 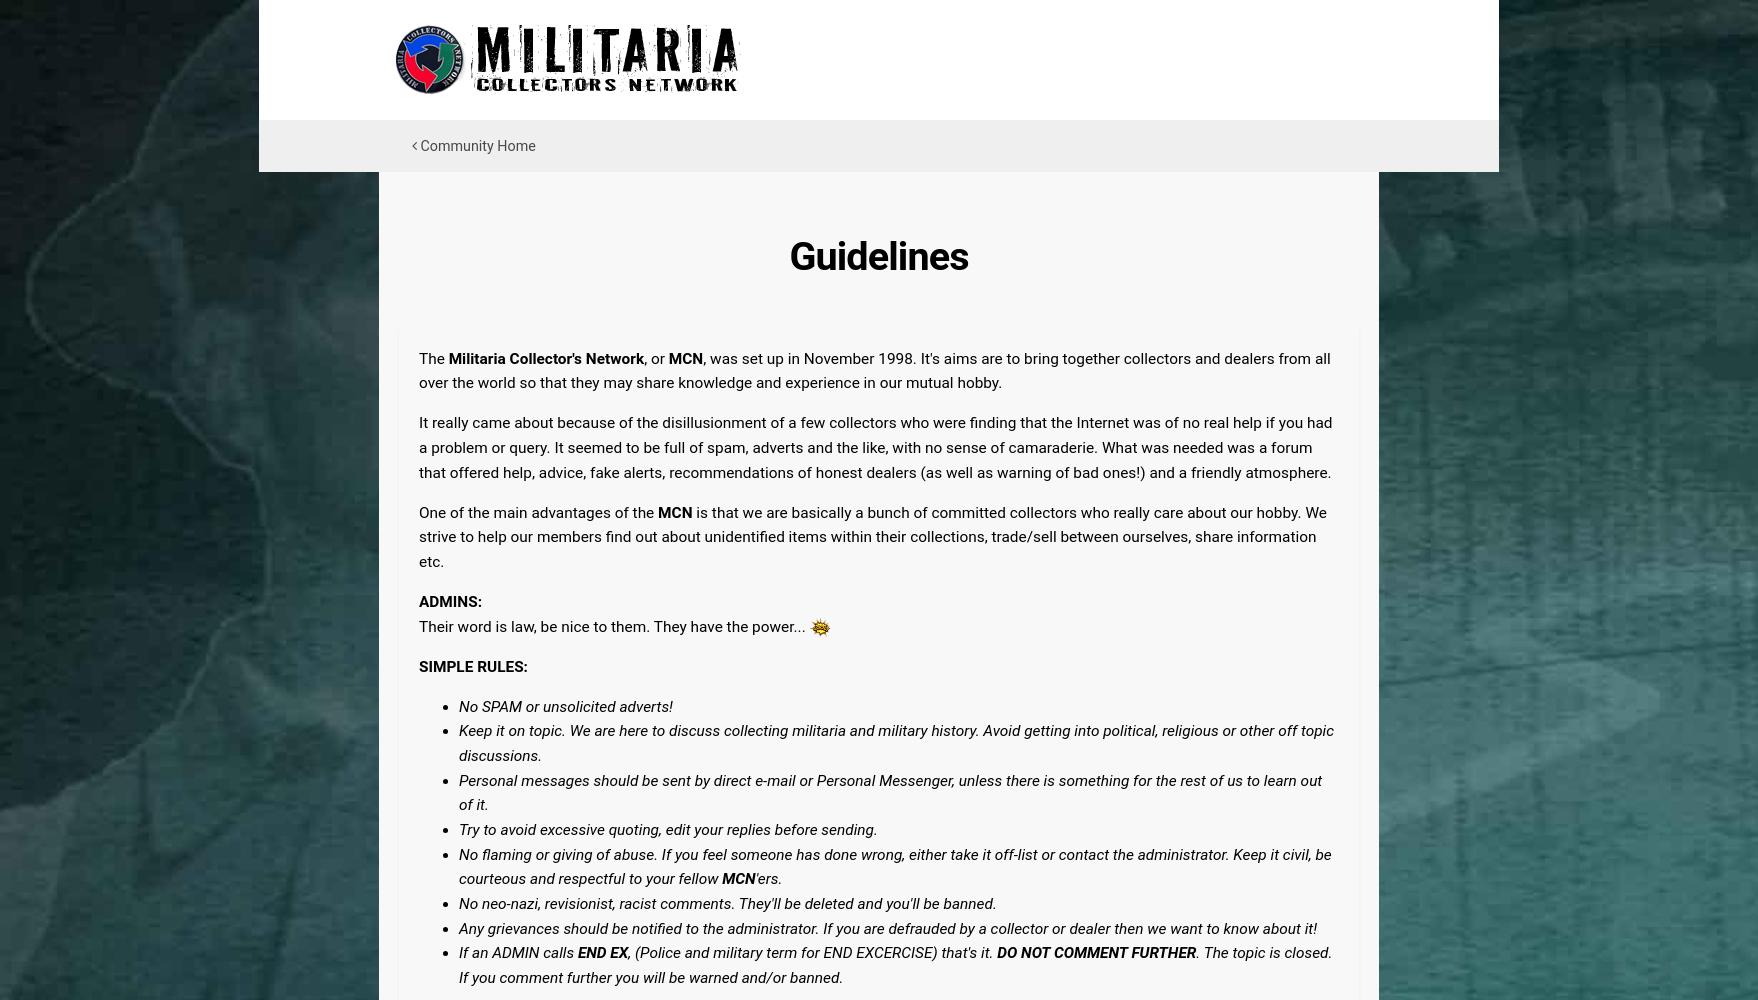 I want to click on 'Community Home', so click(x=475, y=146).